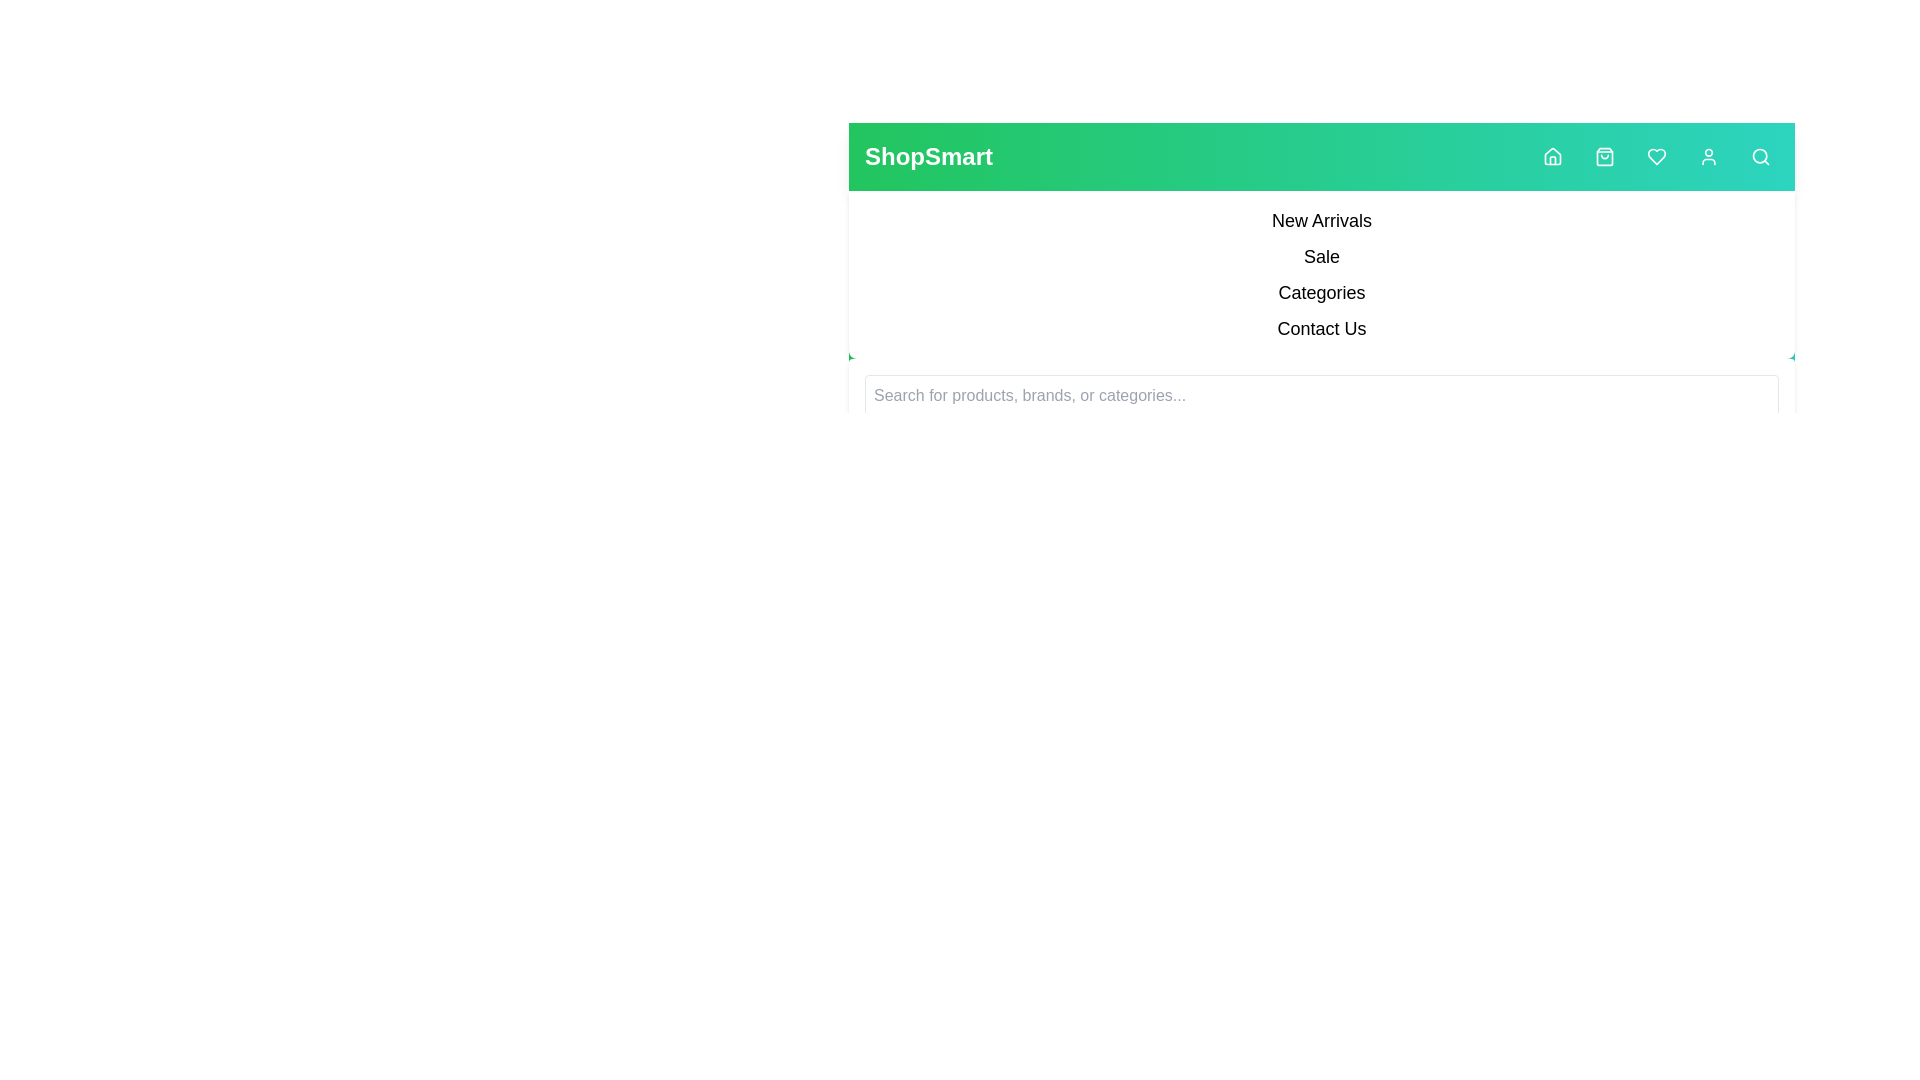  What do you see at coordinates (1761, 156) in the screenshot?
I see `the search bar toggle button to change its visibility` at bounding box center [1761, 156].